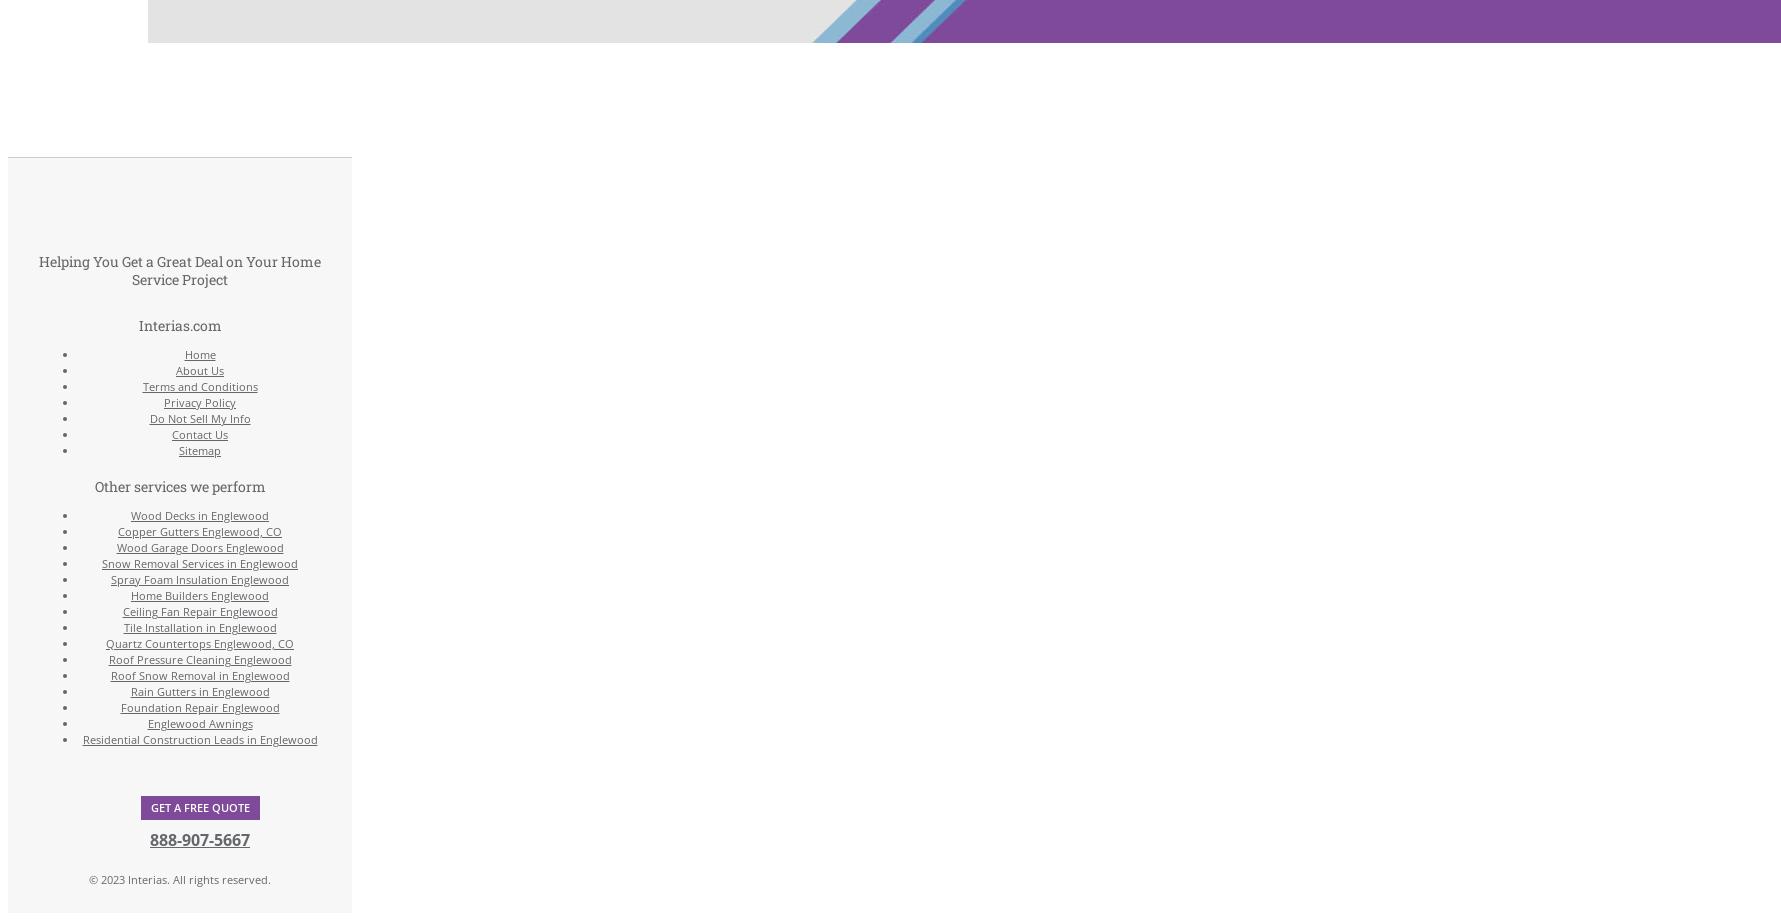 The width and height of the screenshot is (1781, 919). What do you see at coordinates (199, 807) in the screenshot?
I see `'Get a Free Quote'` at bounding box center [199, 807].